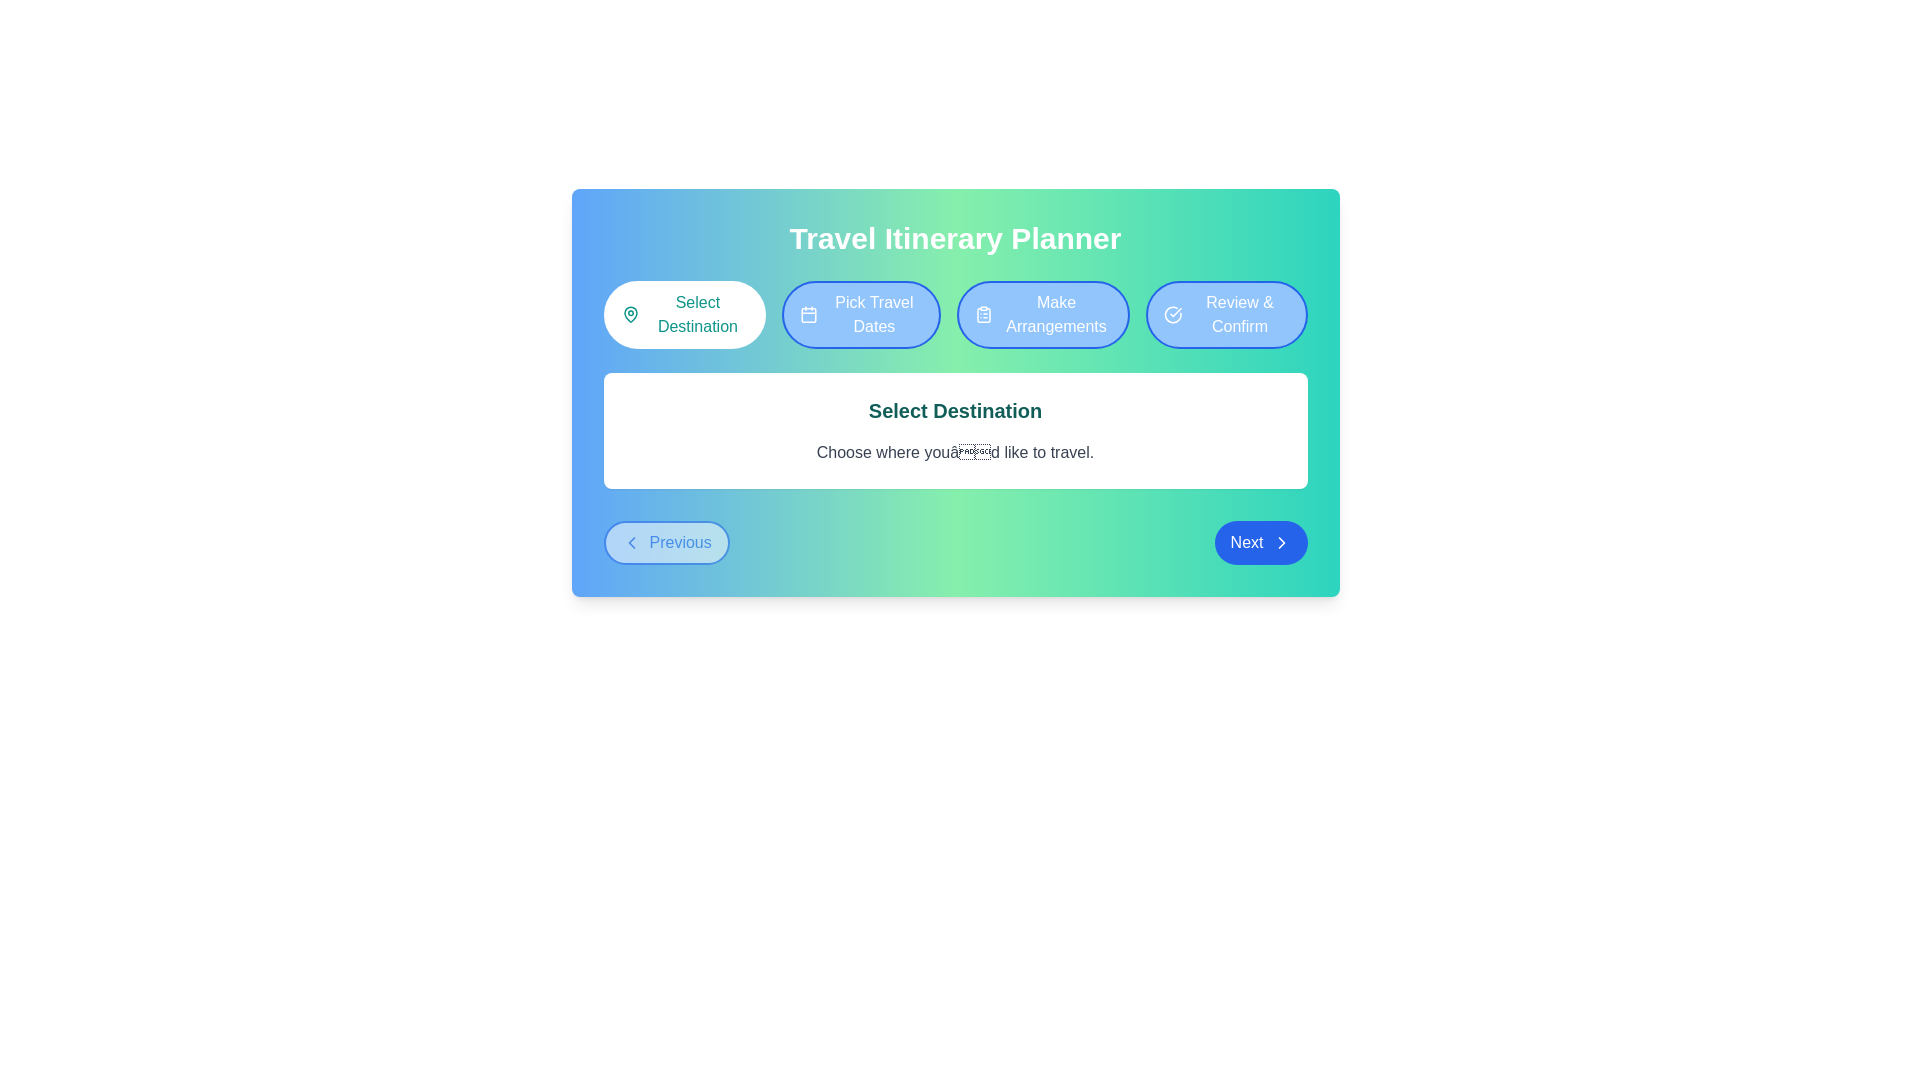 The width and height of the screenshot is (1920, 1080). I want to click on the 'Select Destination' button with a white background and teal text, located at the center-top section of the interface, so click(684, 315).